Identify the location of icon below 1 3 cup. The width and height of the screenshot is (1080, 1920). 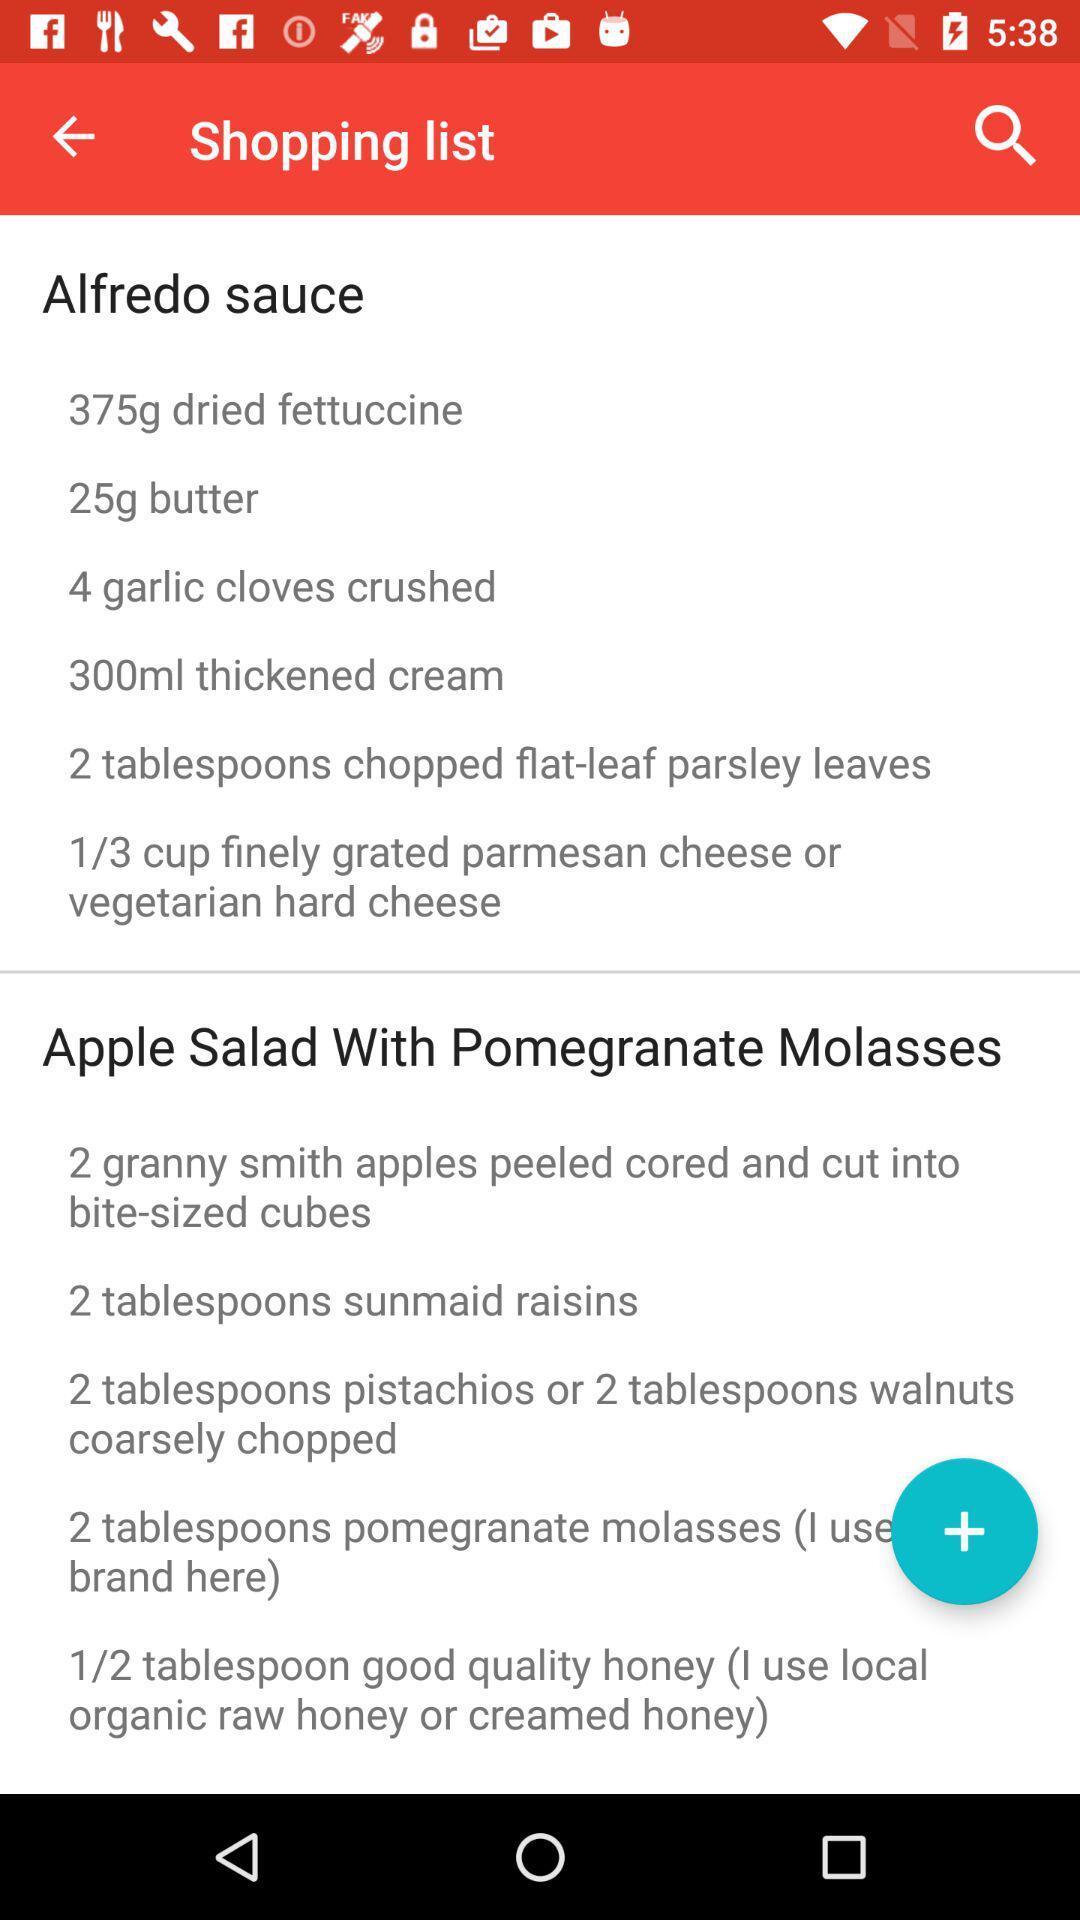
(540, 971).